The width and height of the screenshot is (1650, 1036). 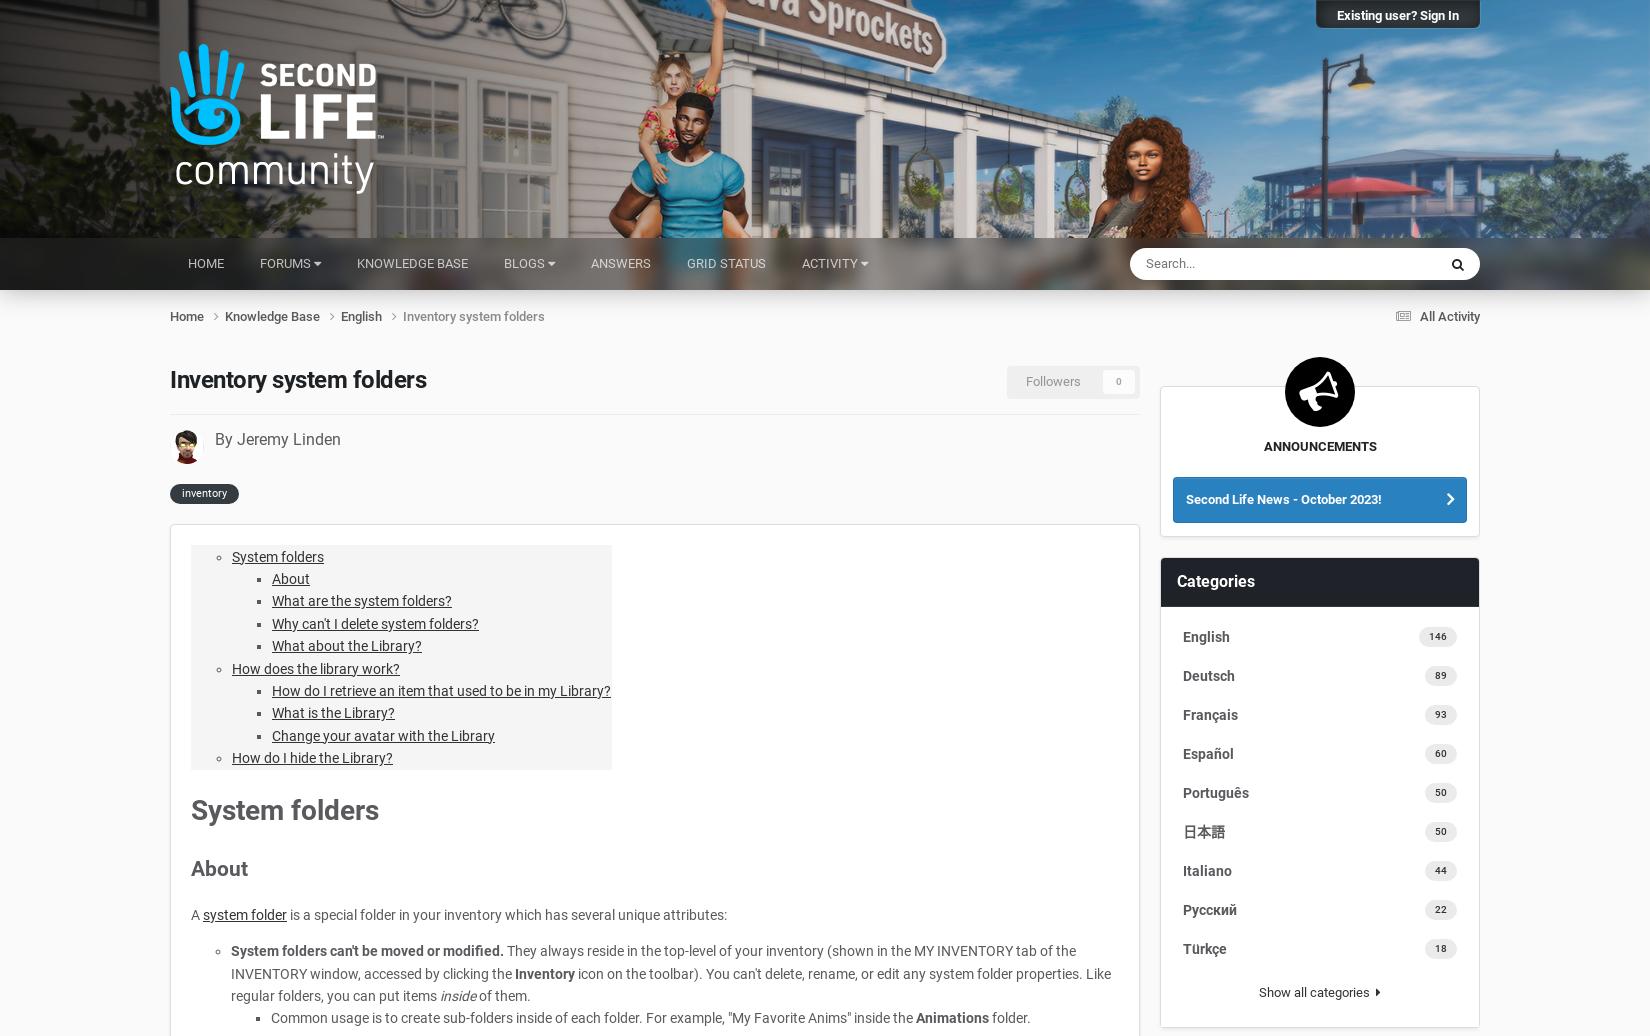 What do you see at coordinates (1216, 792) in the screenshot?
I see `'Português'` at bounding box center [1216, 792].